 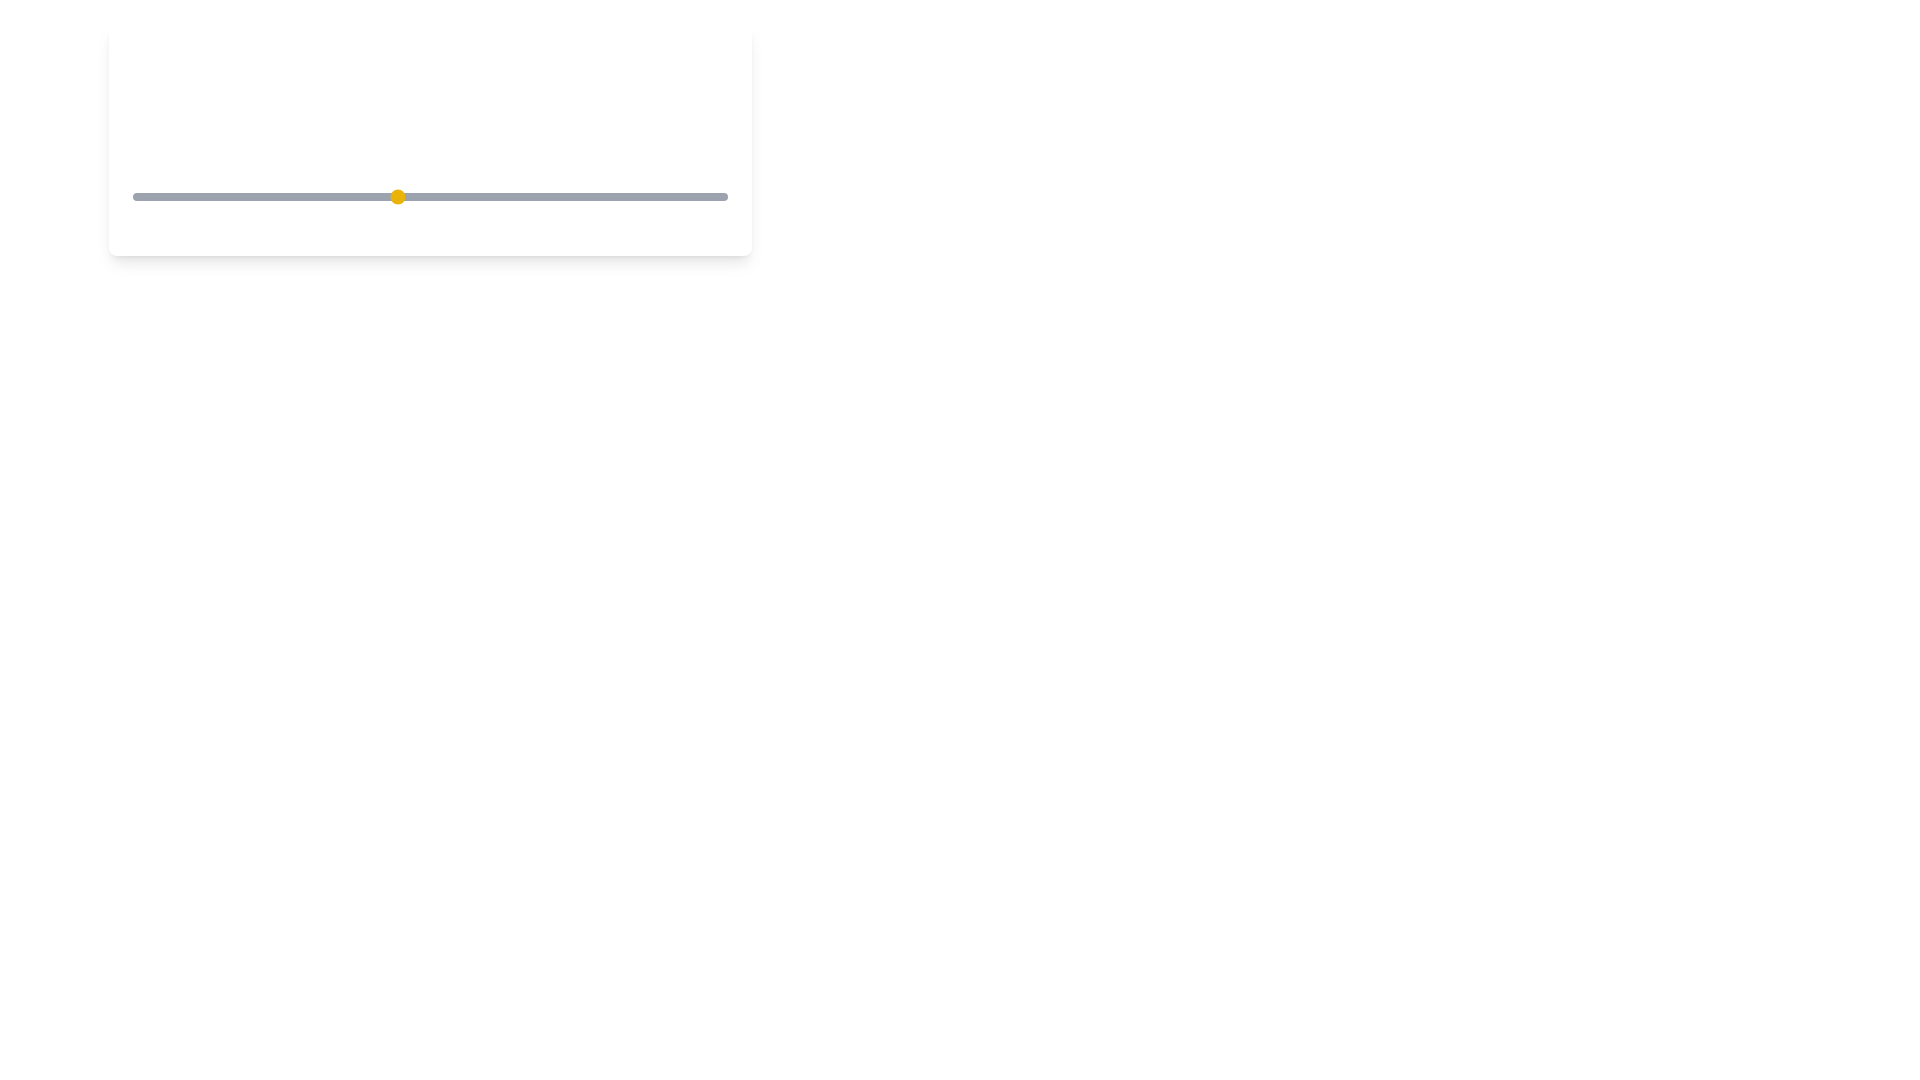 I want to click on the coffee strength to 1 by moving the slider, so click(x=132, y=196).